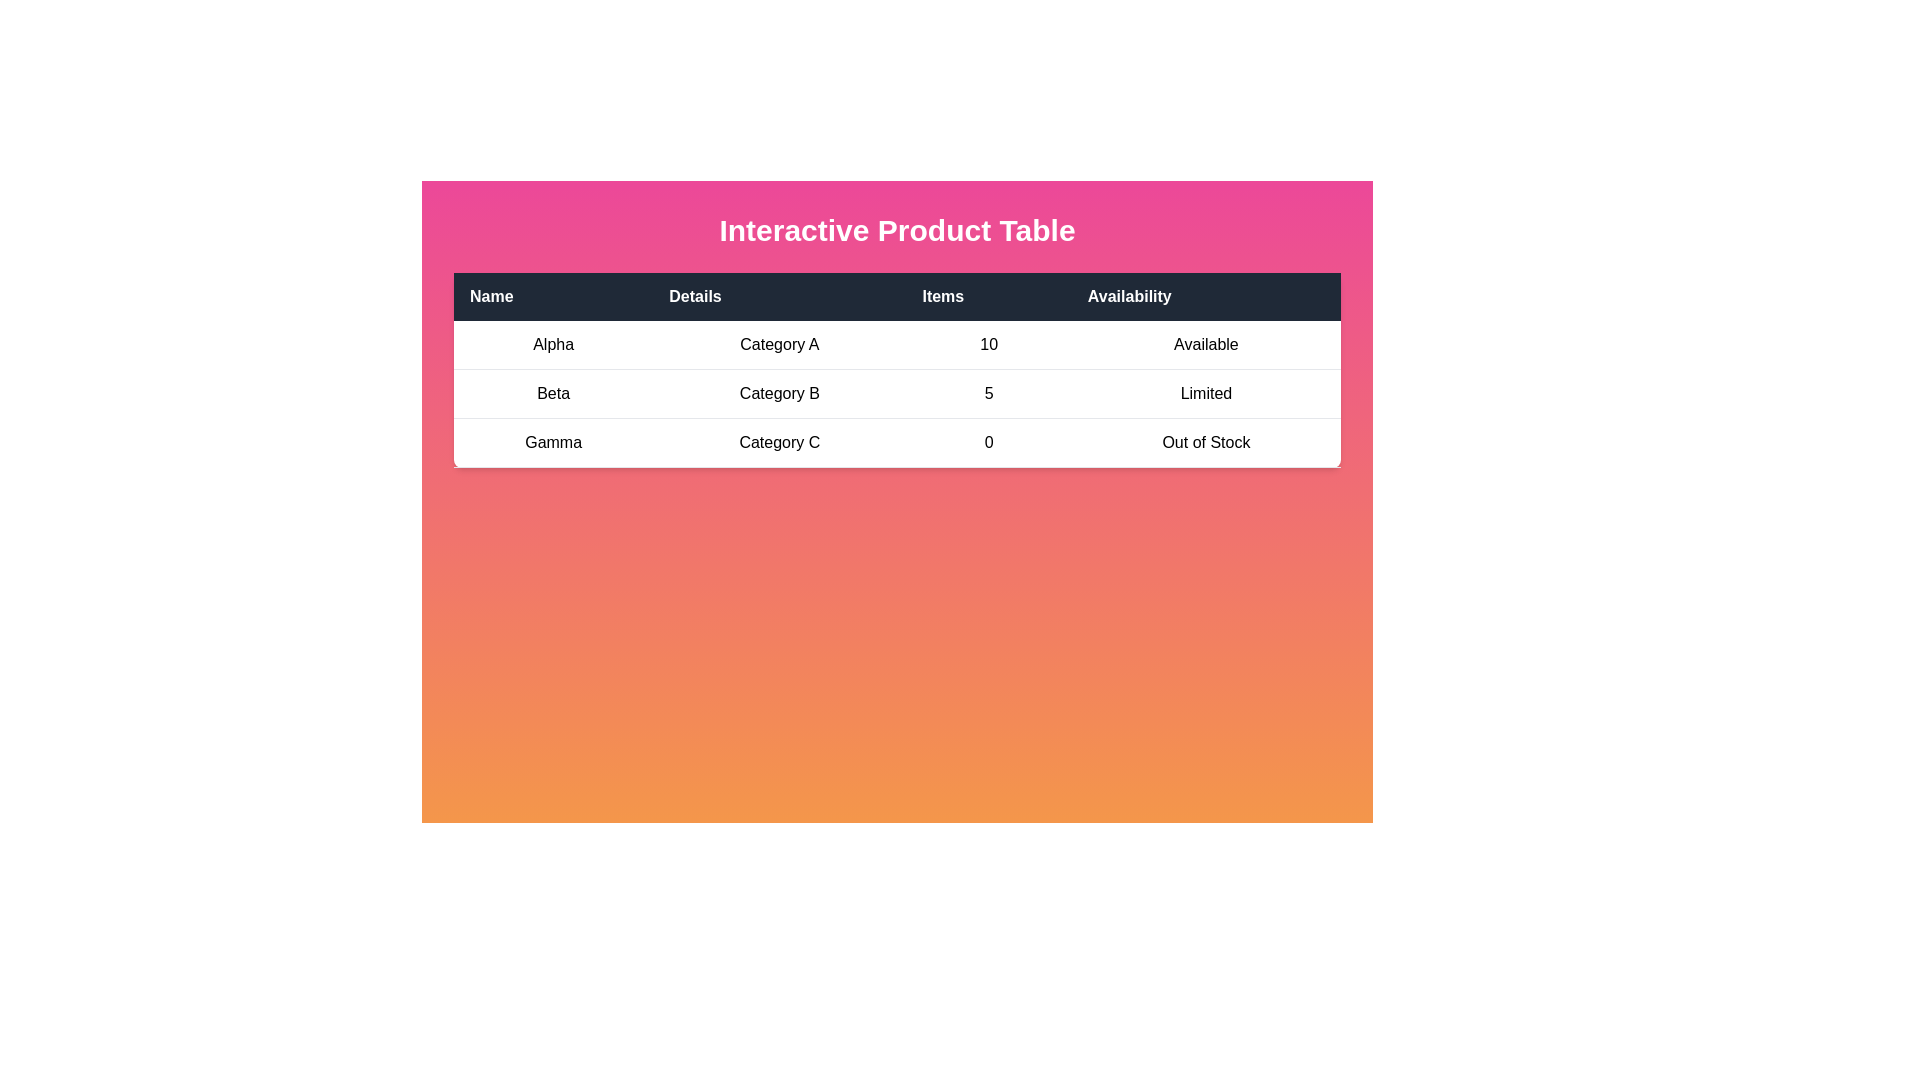  I want to click on the second table row displaying detailed information including the name 'Beta', category 'Category B', quantity '5', and availability status 'Limited', so click(896, 393).